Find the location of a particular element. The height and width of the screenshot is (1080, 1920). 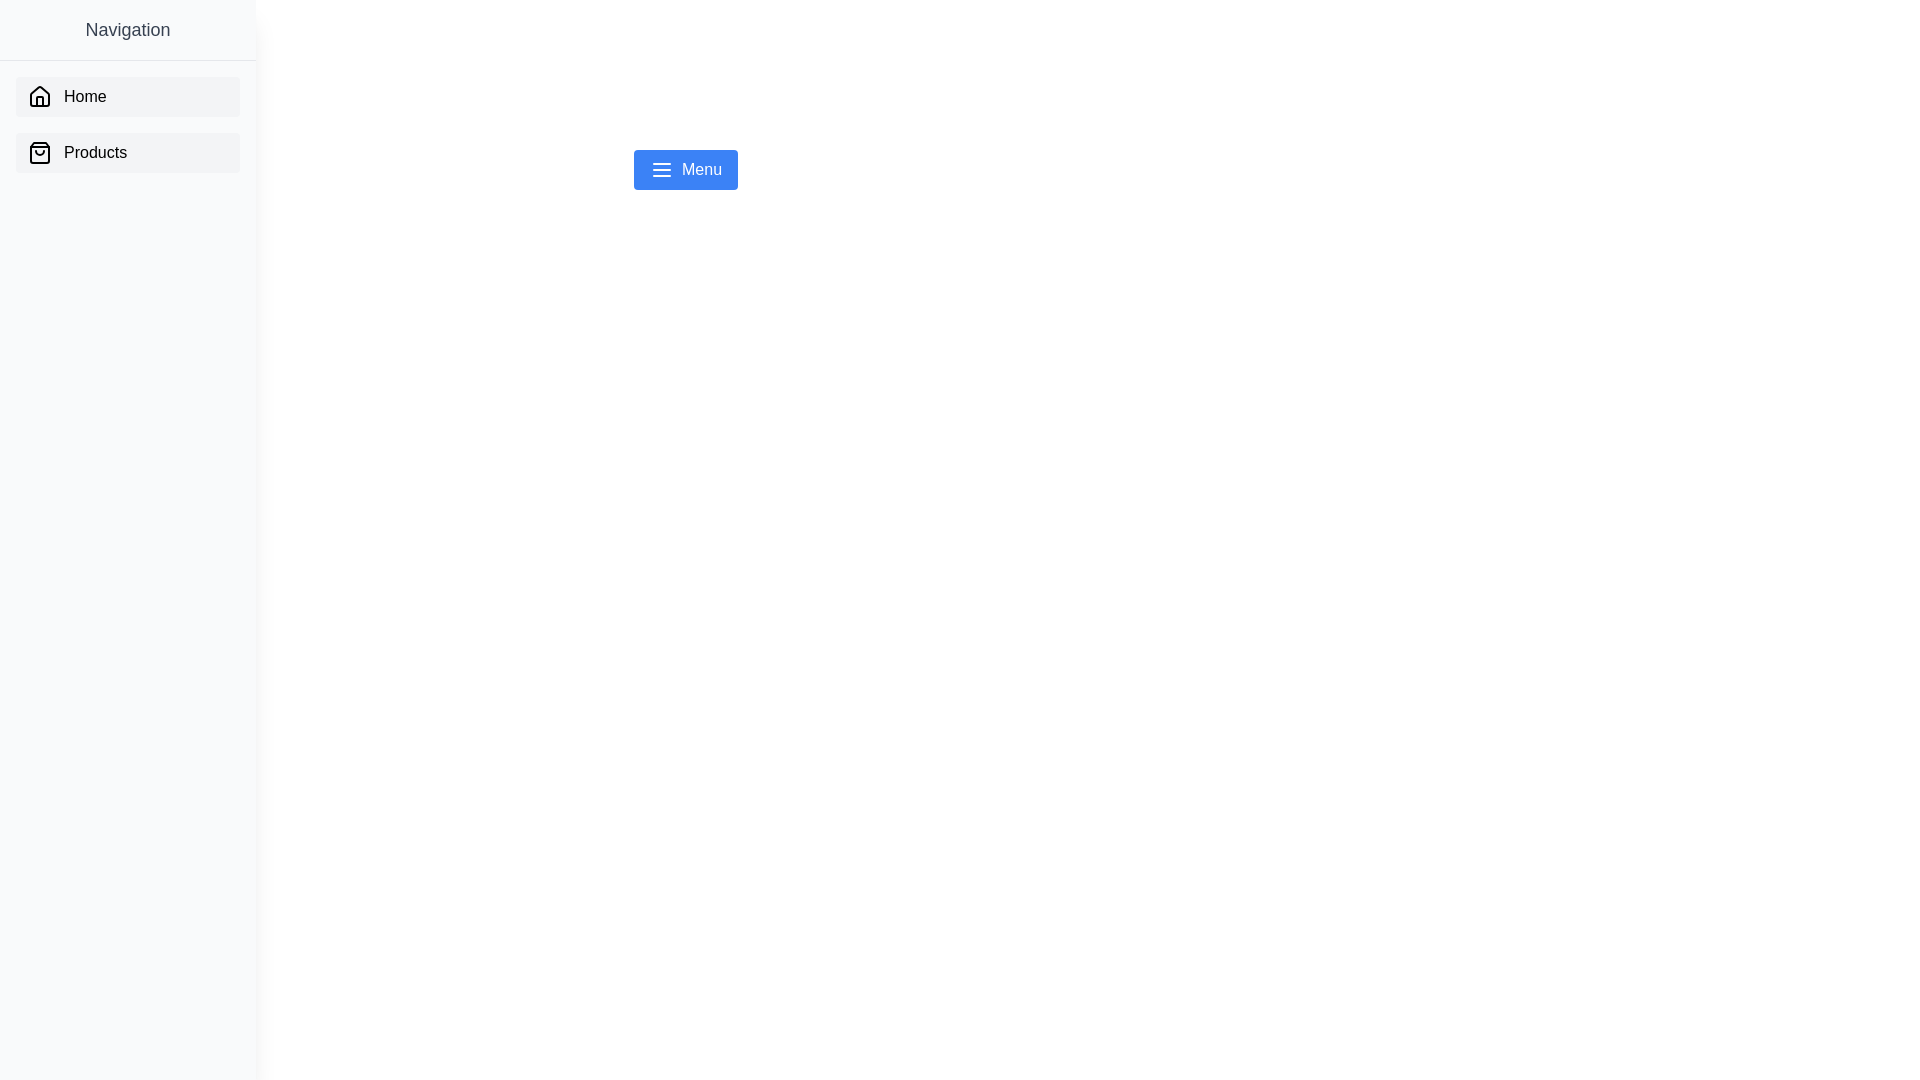

the blue 'Menu' button to toggle the drawer menu visibility is located at coordinates (686, 168).